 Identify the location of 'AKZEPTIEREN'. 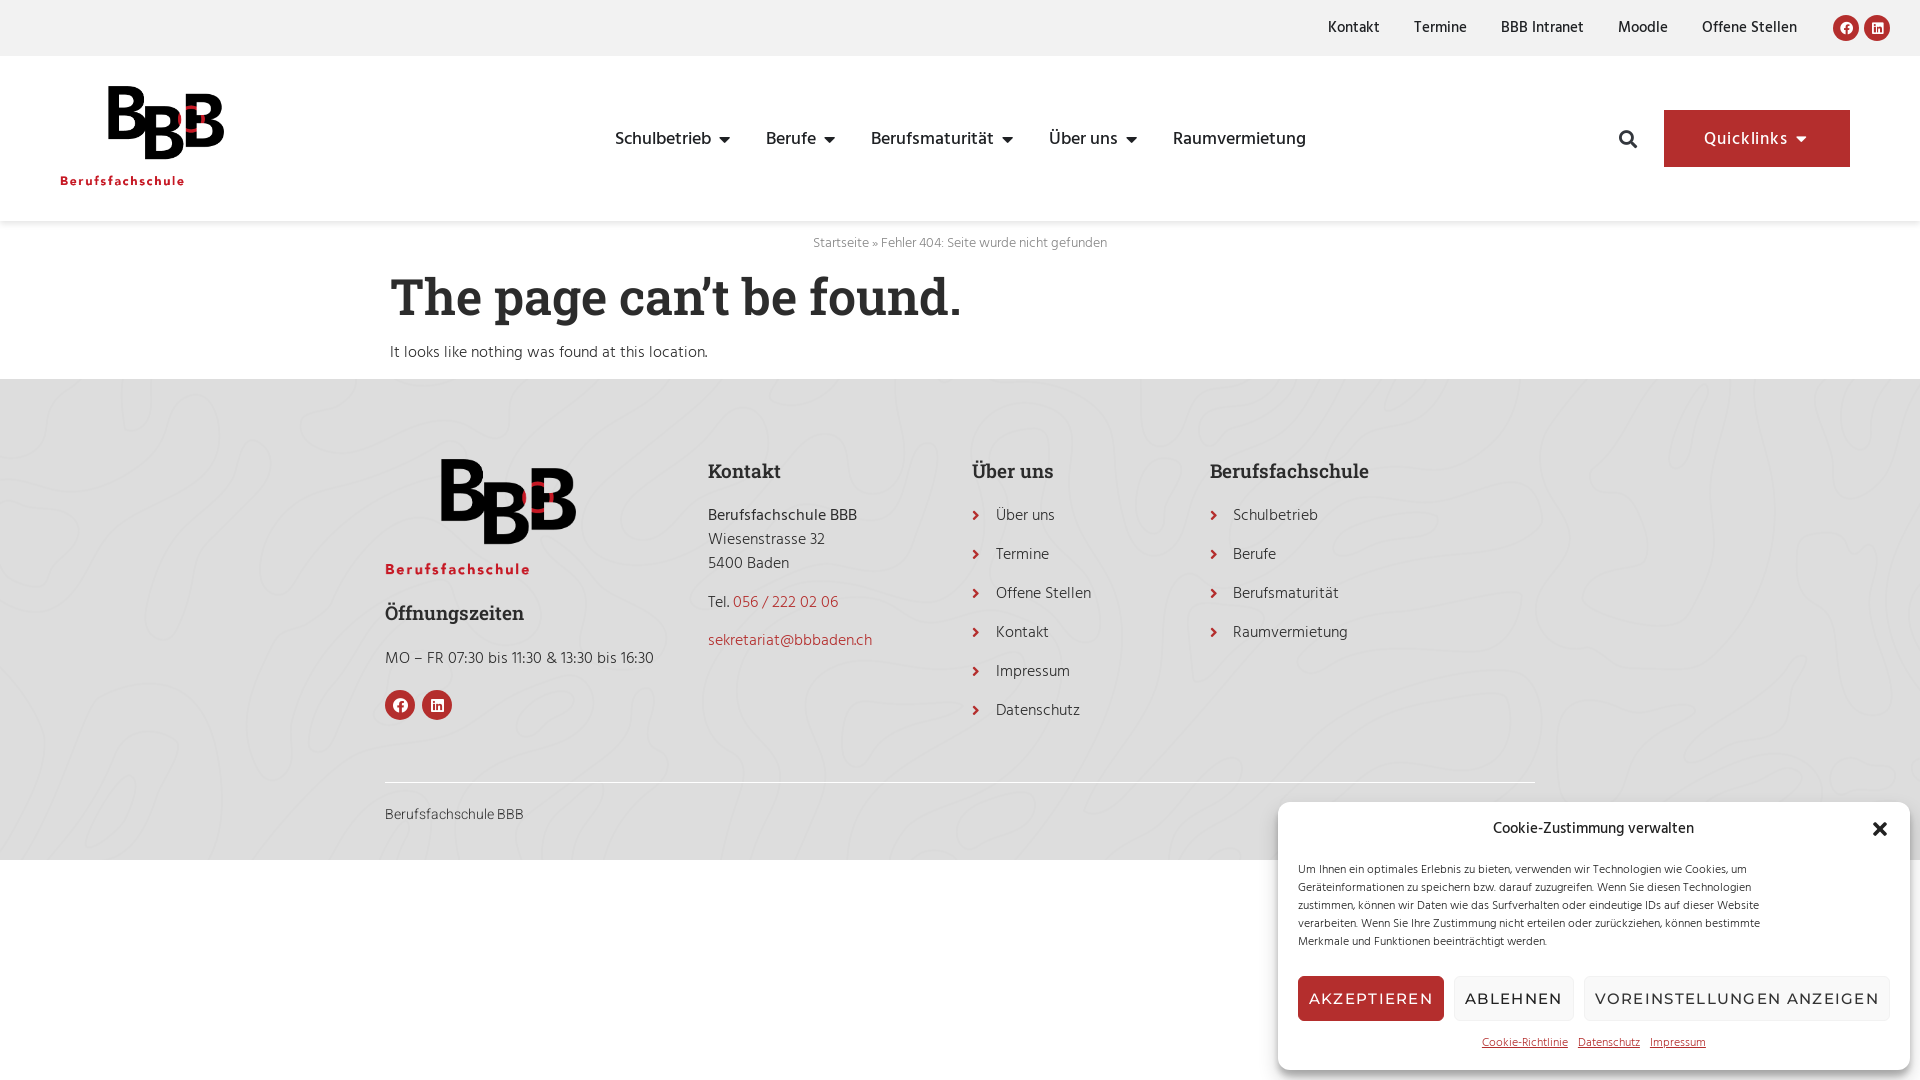
(1297, 998).